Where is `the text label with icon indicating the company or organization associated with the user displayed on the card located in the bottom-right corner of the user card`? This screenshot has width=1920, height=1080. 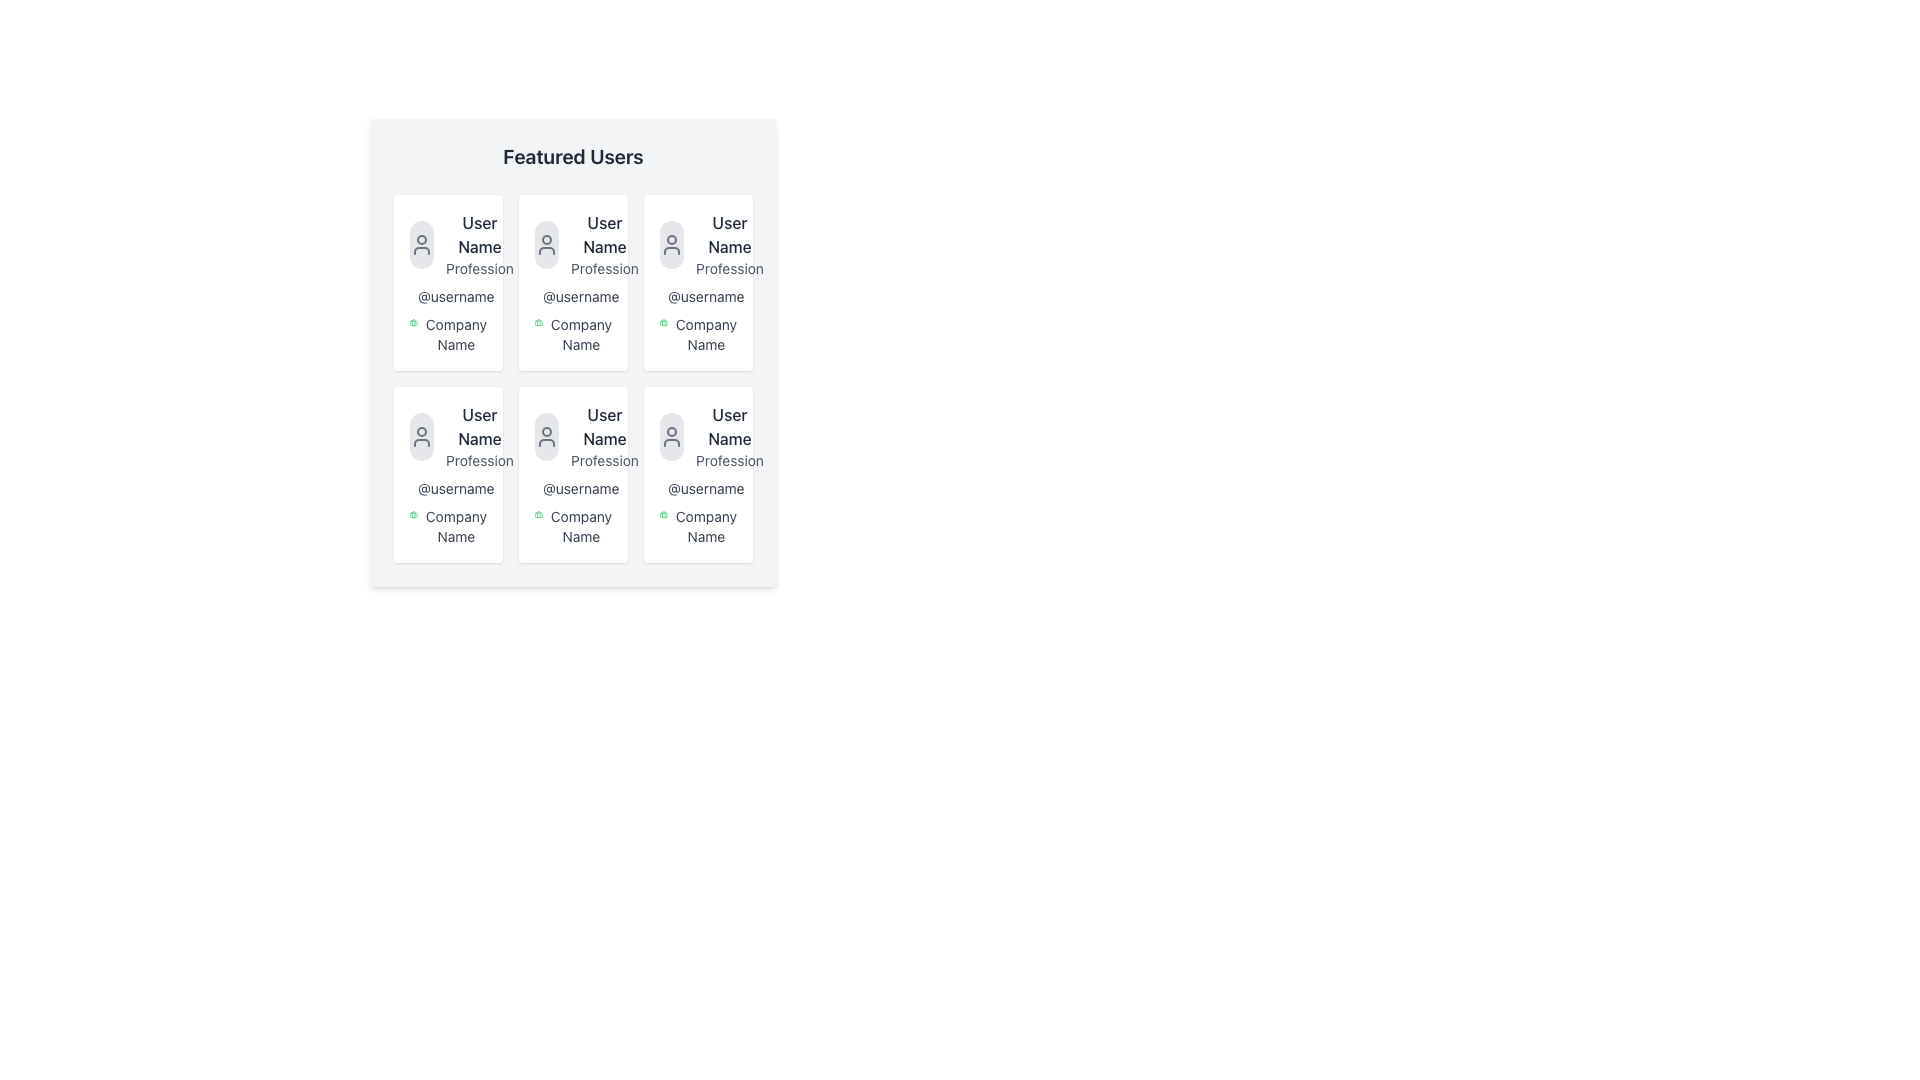
the text label with icon indicating the company or organization associated with the user displayed on the card located in the bottom-right corner of the user card is located at coordinates (698, 526).